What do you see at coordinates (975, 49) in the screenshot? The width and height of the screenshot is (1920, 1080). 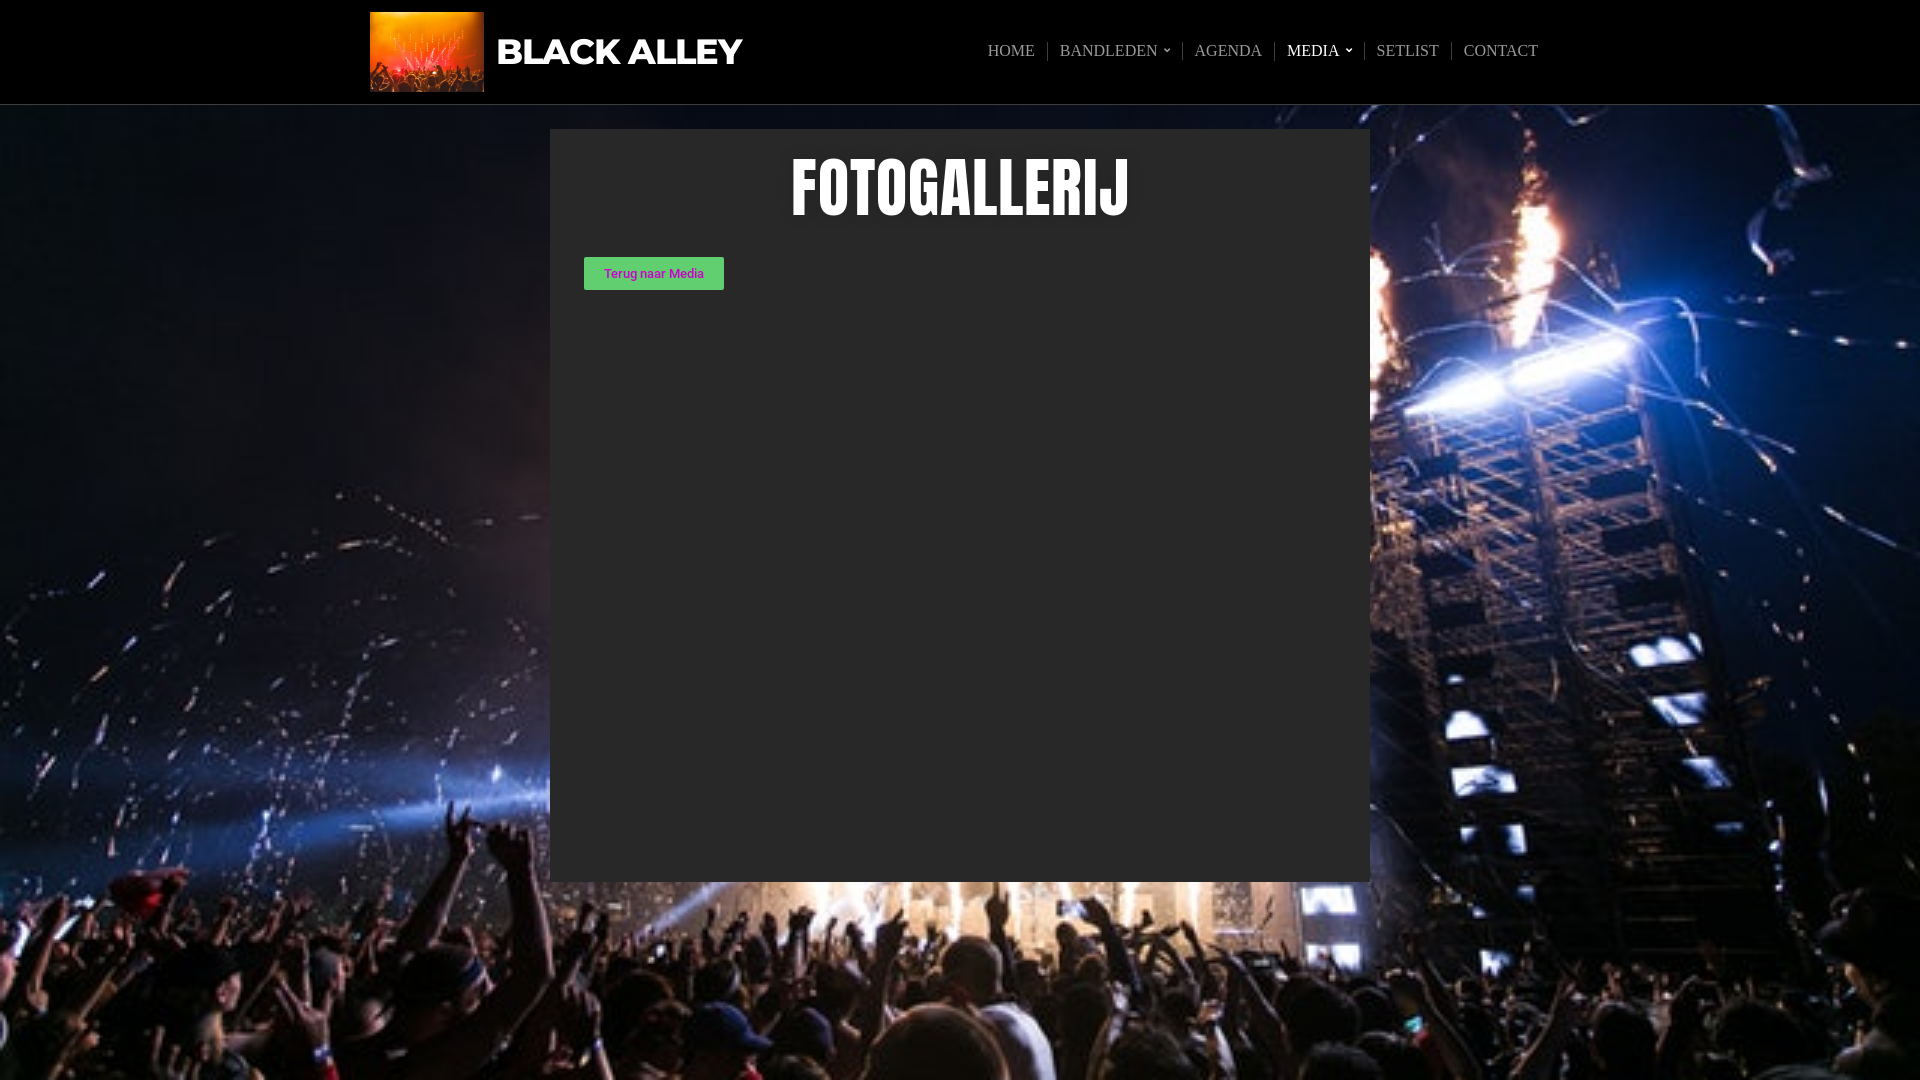 I see `'HOME'` at bounding box center [975, 49].